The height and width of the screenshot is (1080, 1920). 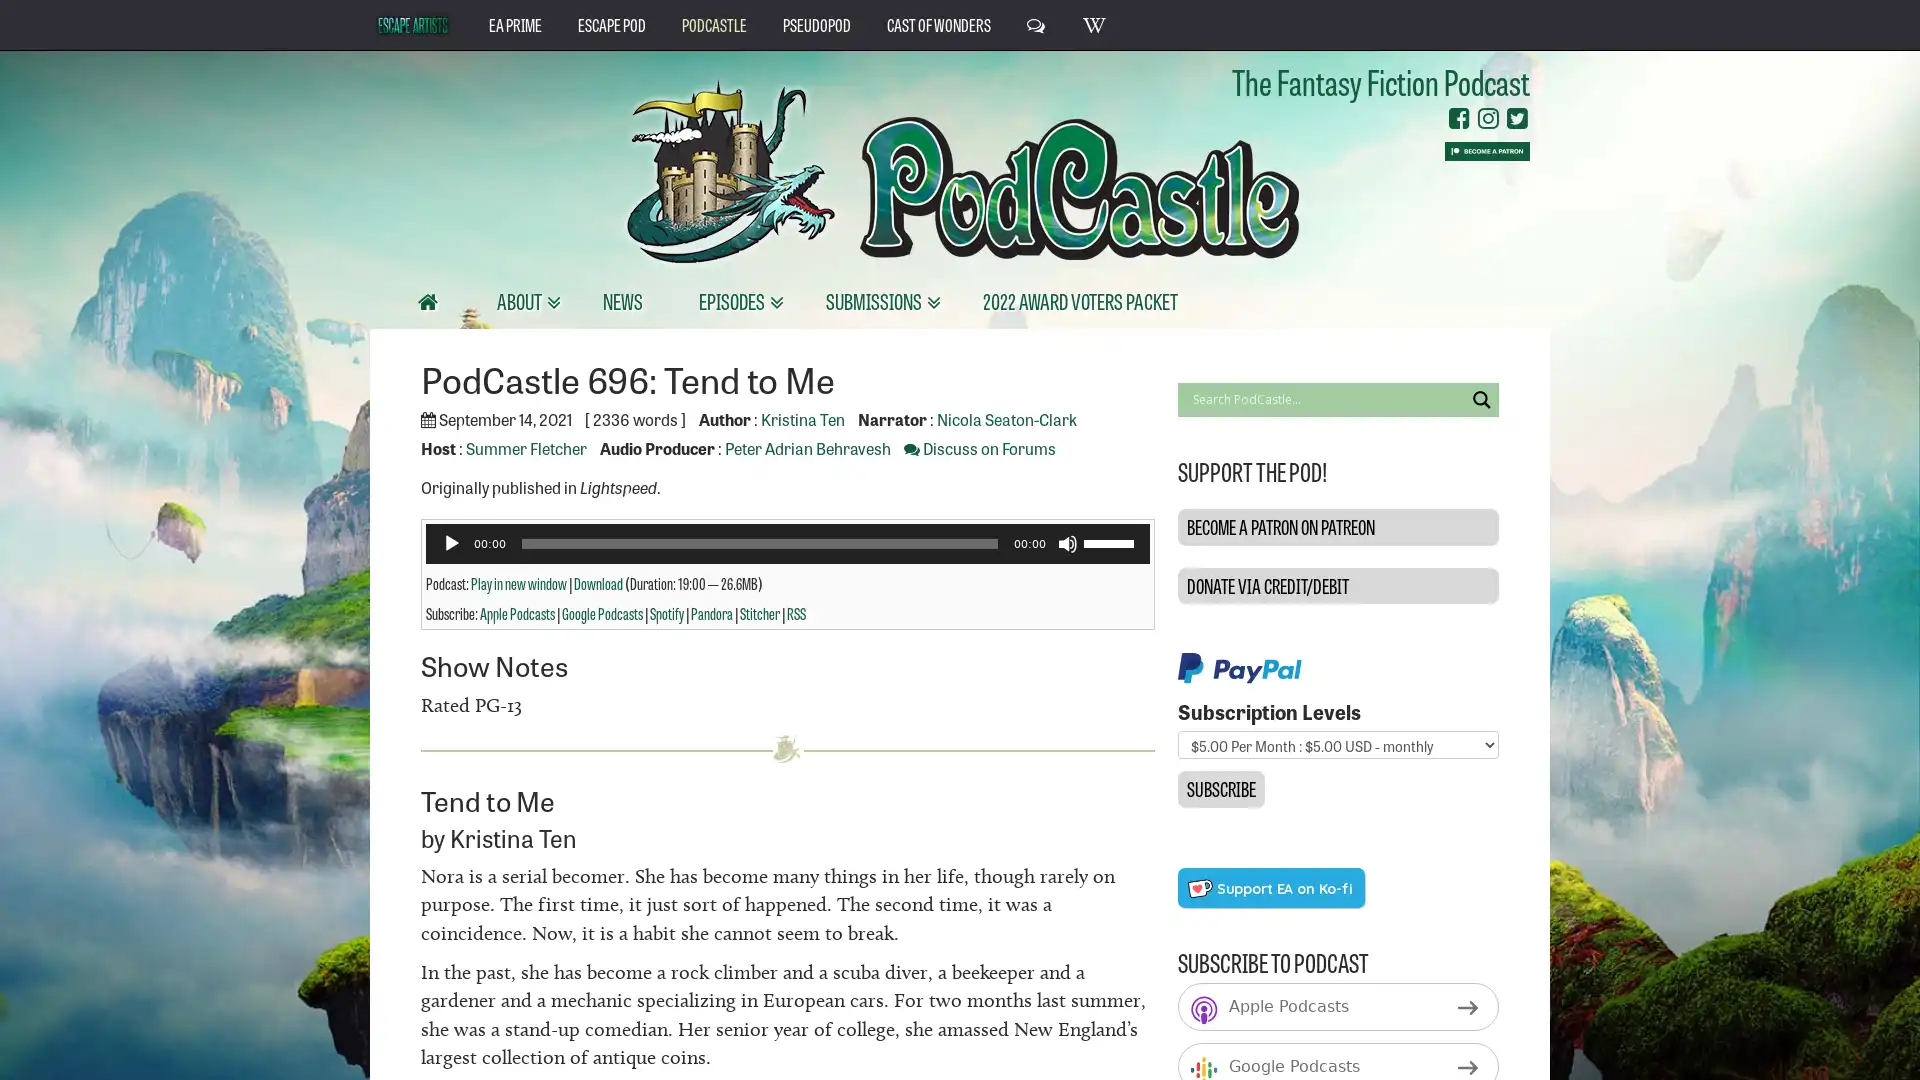 I want to click on Mute, so click(x=1065, y=543).